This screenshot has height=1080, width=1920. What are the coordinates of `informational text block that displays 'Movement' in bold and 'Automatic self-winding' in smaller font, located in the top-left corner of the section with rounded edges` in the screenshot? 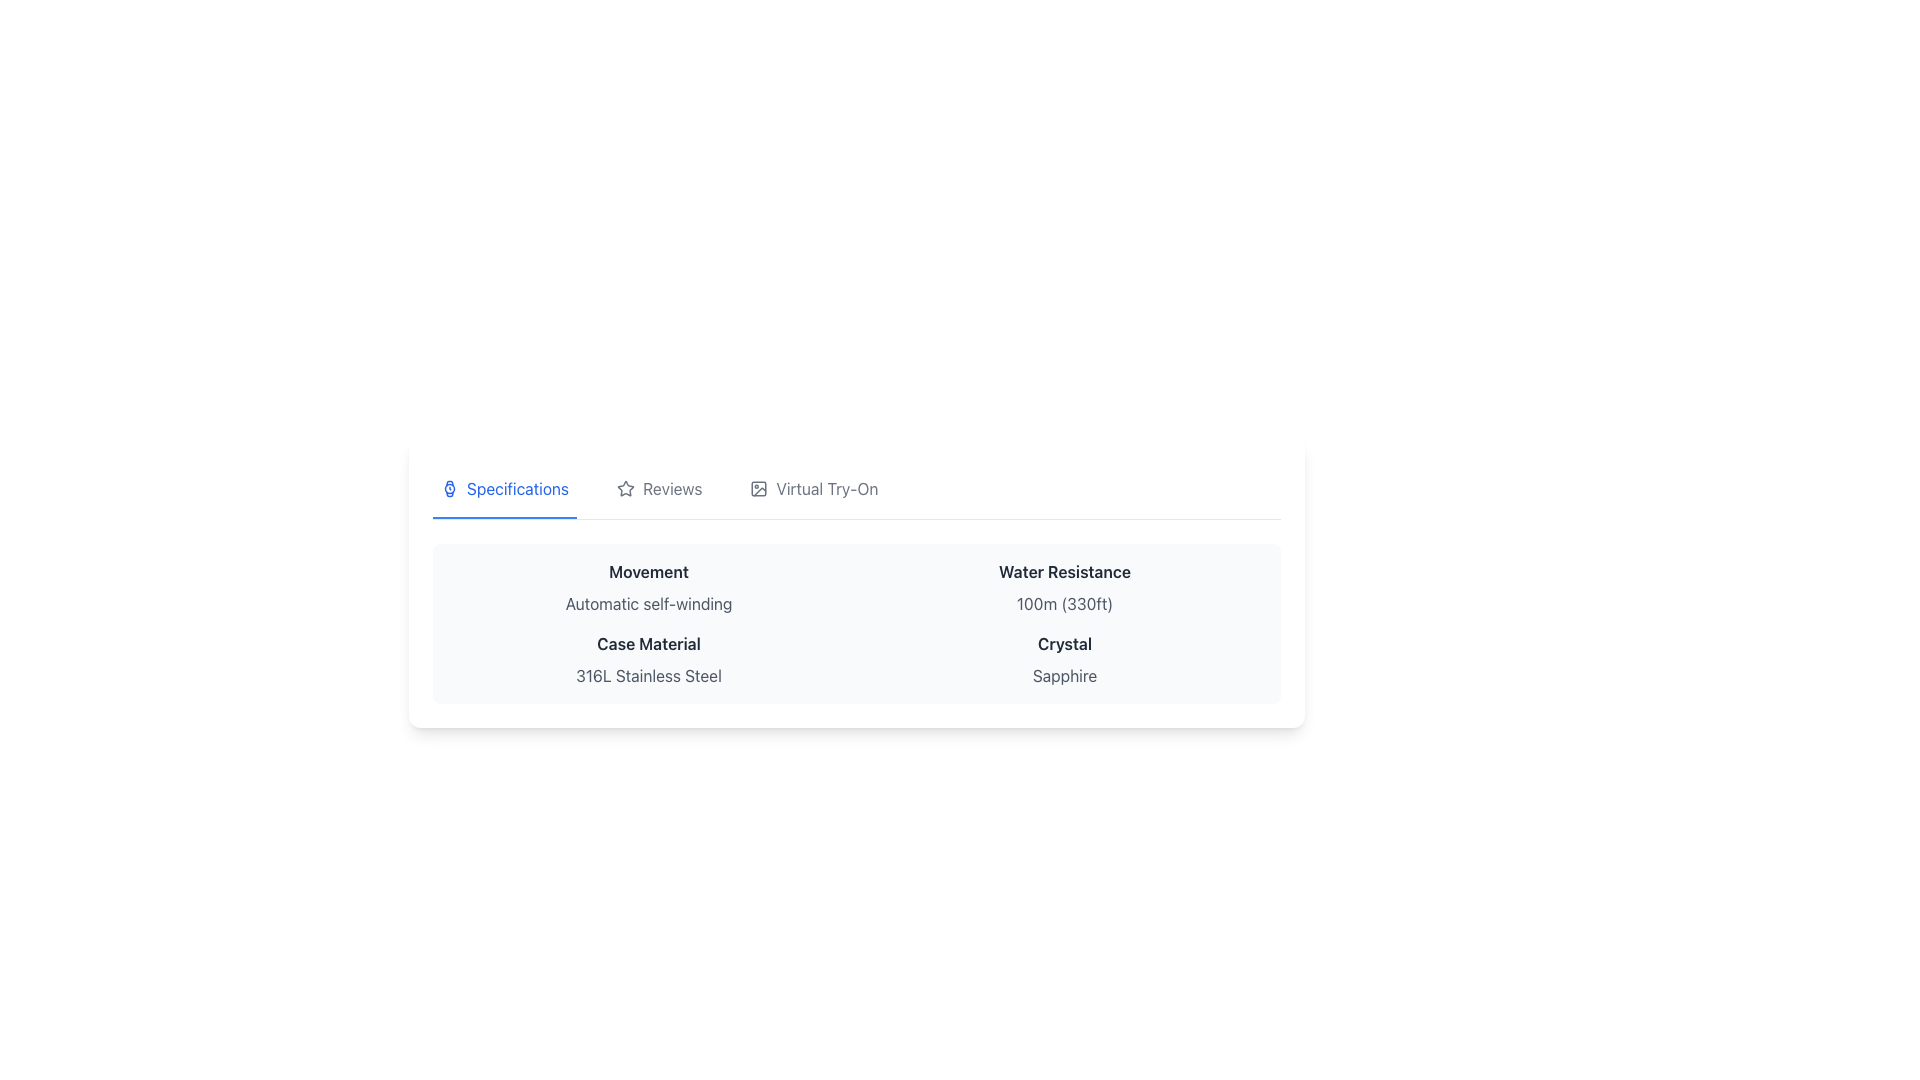 It's located at (648, 586).